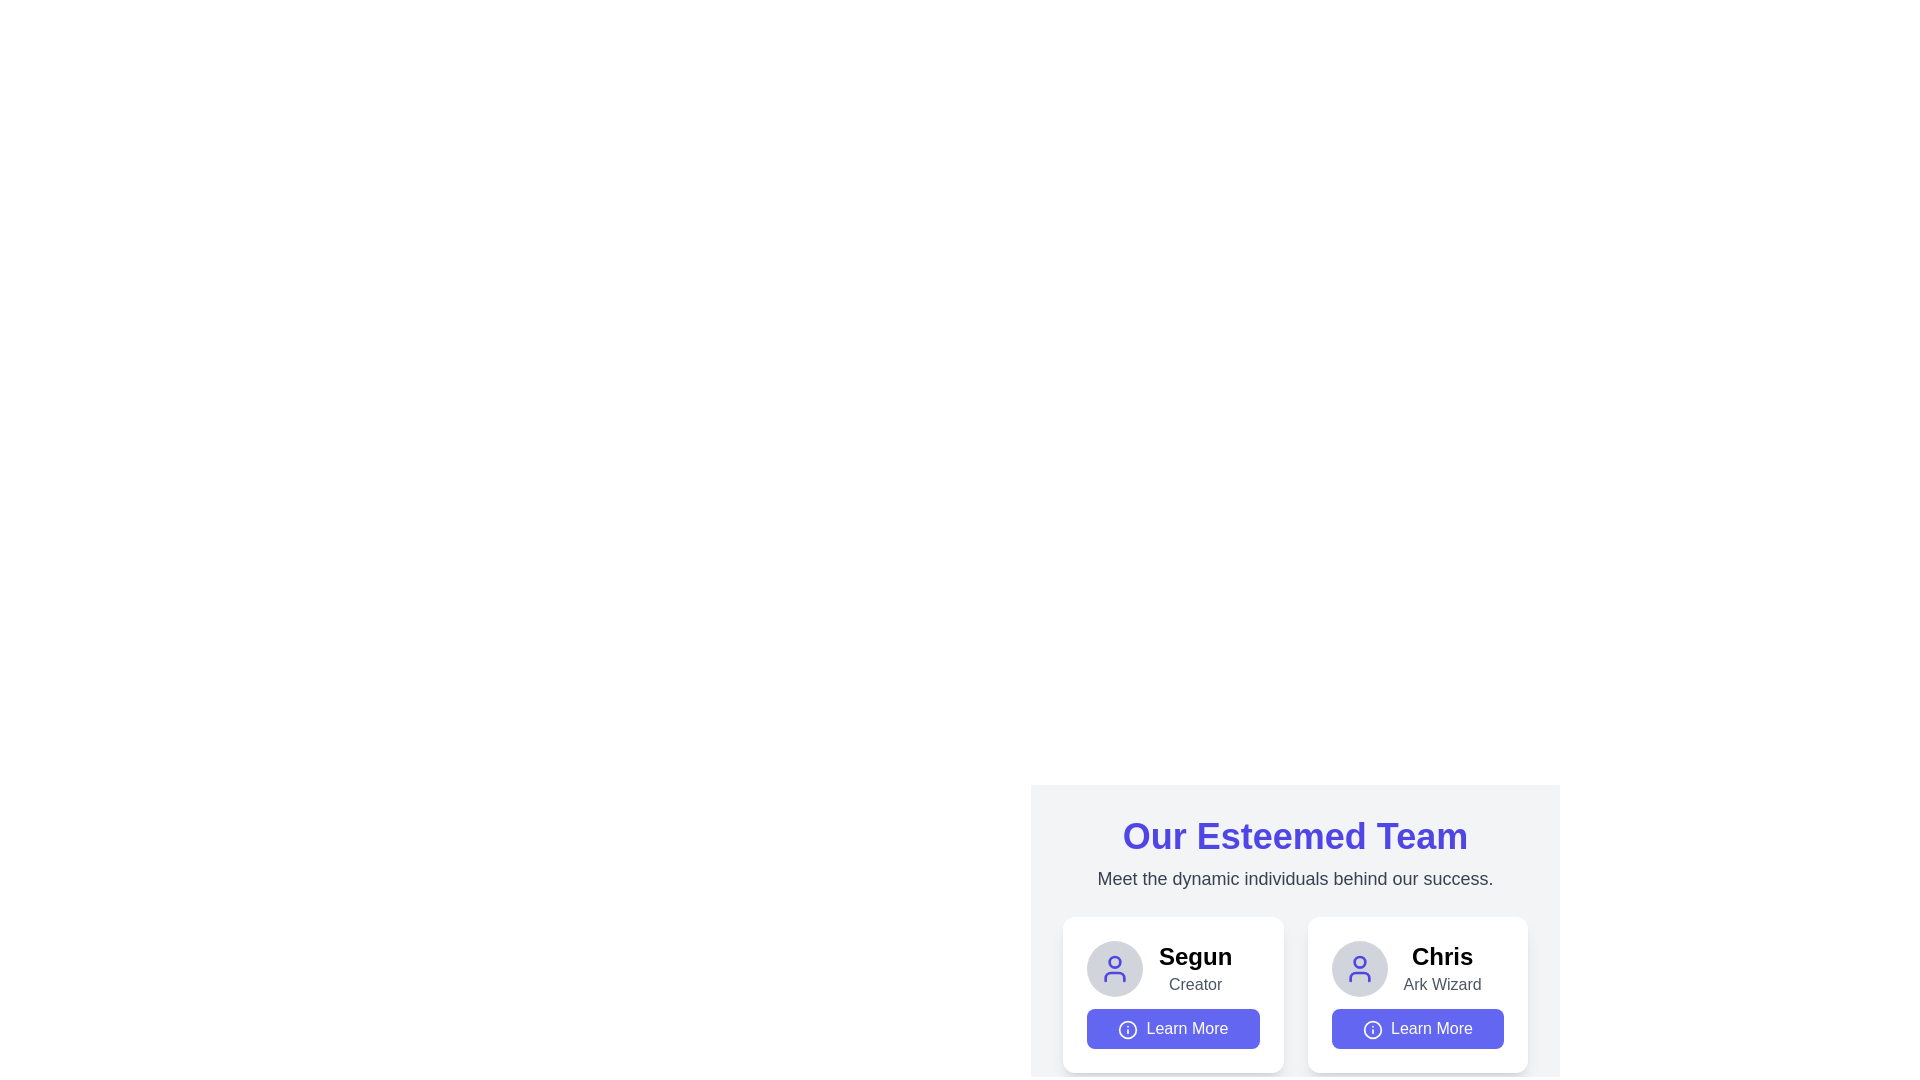  What do you see at coordinates (1128, 1029) in the screenshot?
I see `SVG Circle Element, which is a thin, stroked circle without a fill, located next to the 'Learn More' button under the profile section of 'Chris', by opening the developer tools` at bounding box center [1128, 1029].